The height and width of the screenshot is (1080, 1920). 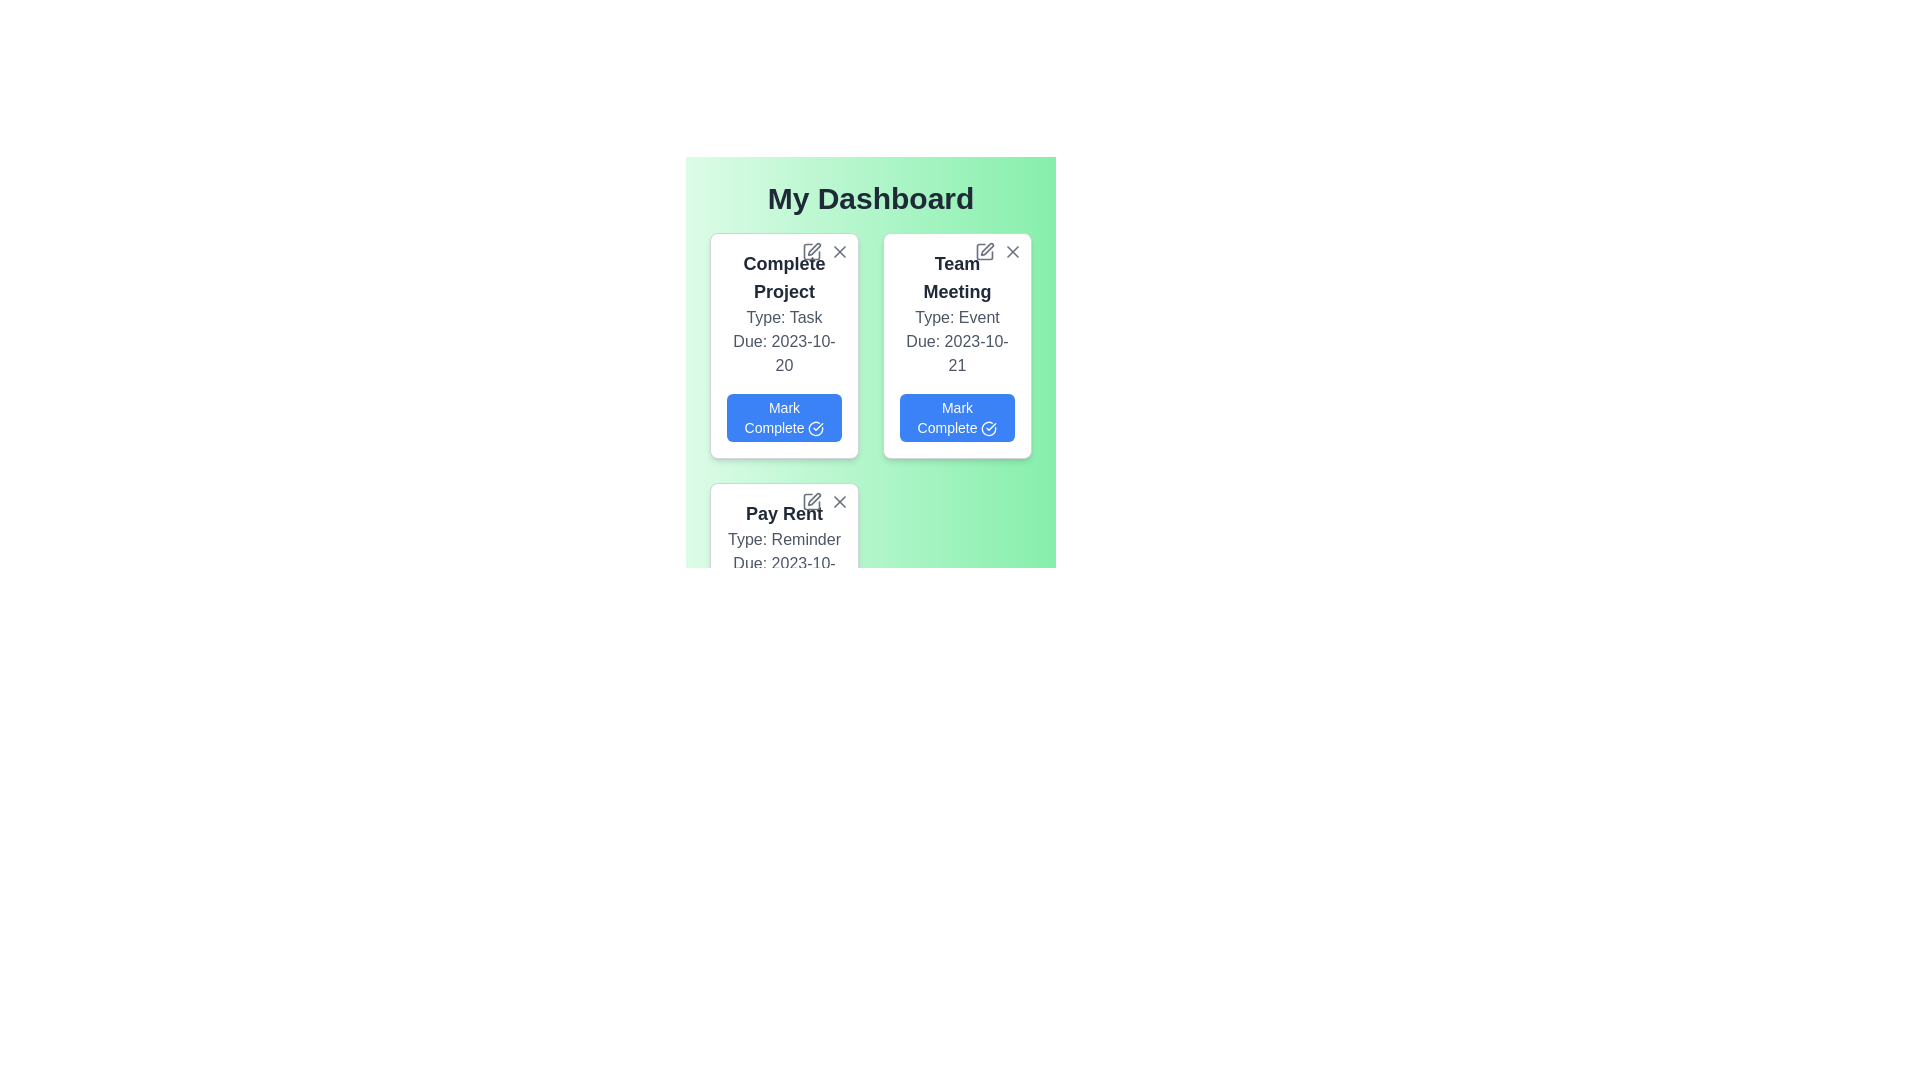 What do you see at coordinates (840, 250) in the screenshot?
I see `the close button icon located at the top-right corner of the 'Complete Project' card` at bounding box center [840, 250].